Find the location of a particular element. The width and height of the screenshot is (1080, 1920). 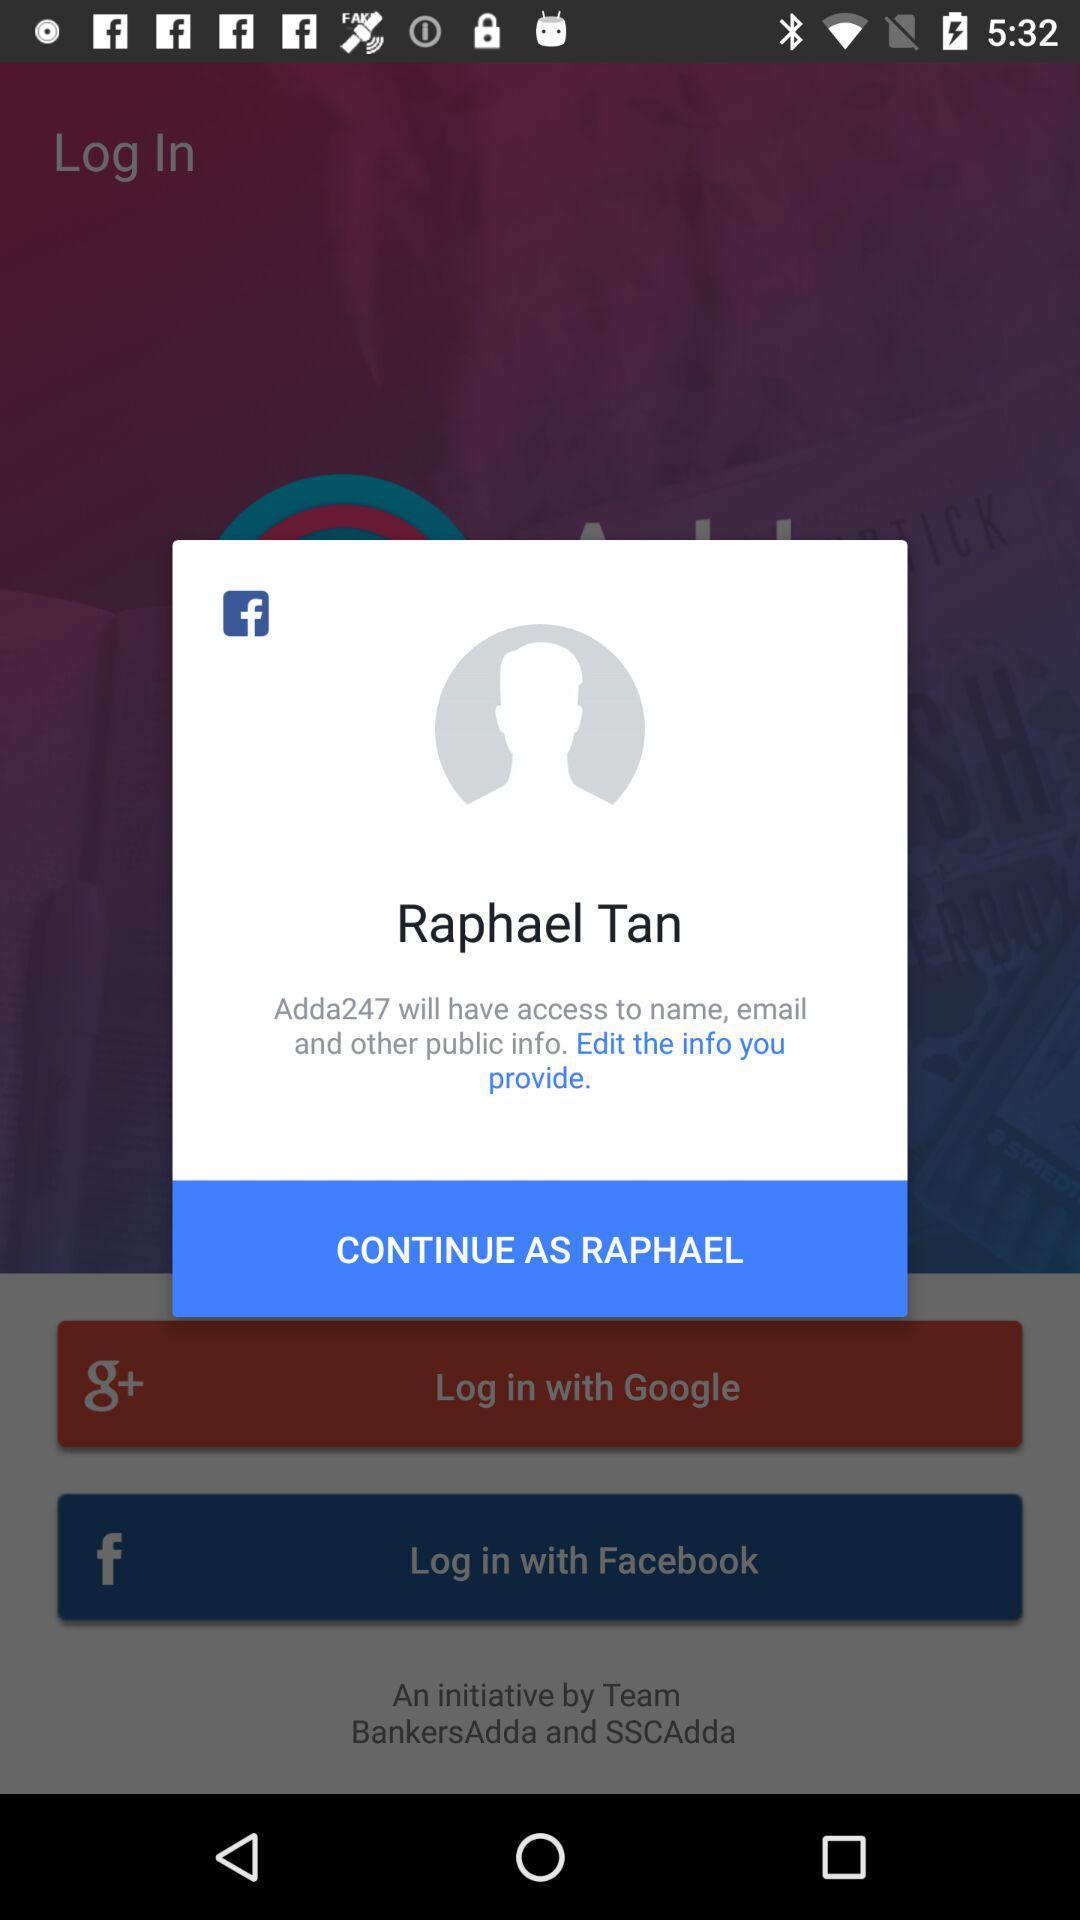

icon below adda247 will have is located at coordinates (540, 1247).